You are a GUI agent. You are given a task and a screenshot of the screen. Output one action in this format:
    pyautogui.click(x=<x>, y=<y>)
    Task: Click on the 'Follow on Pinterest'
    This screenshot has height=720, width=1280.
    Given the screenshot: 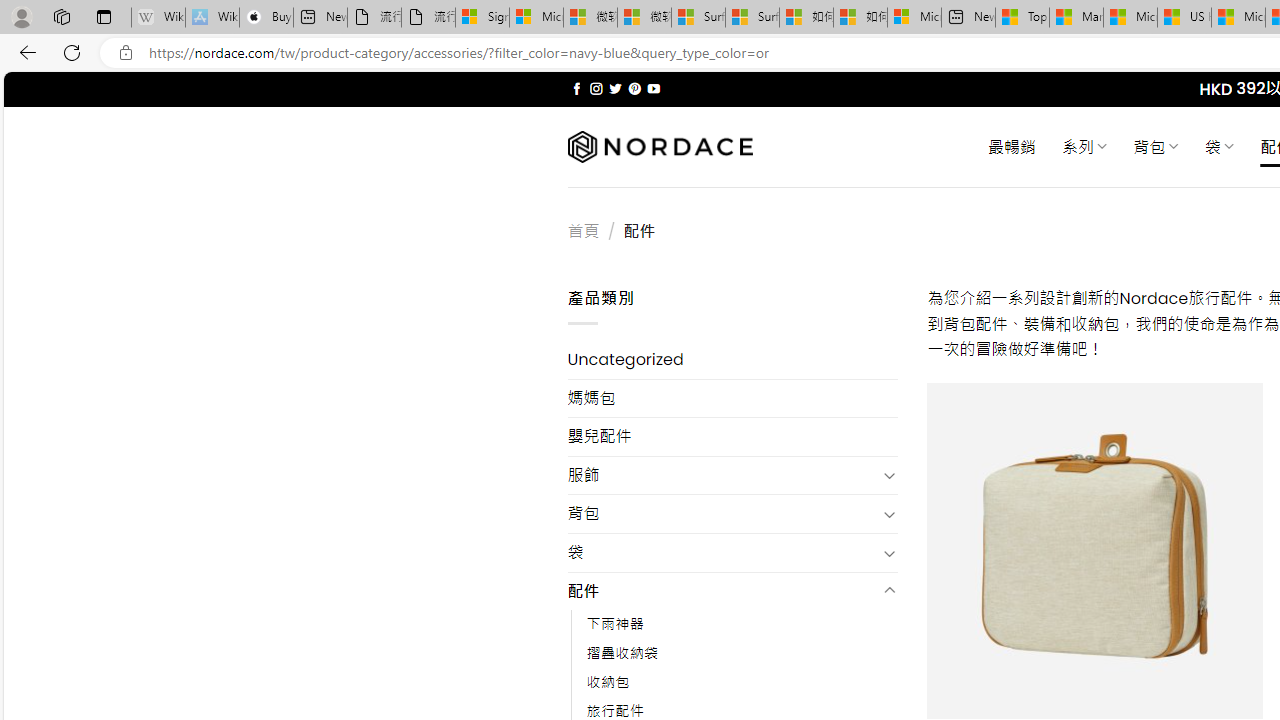 What is the action you would take?
    pyautogui.click(x=633, y=88)
    